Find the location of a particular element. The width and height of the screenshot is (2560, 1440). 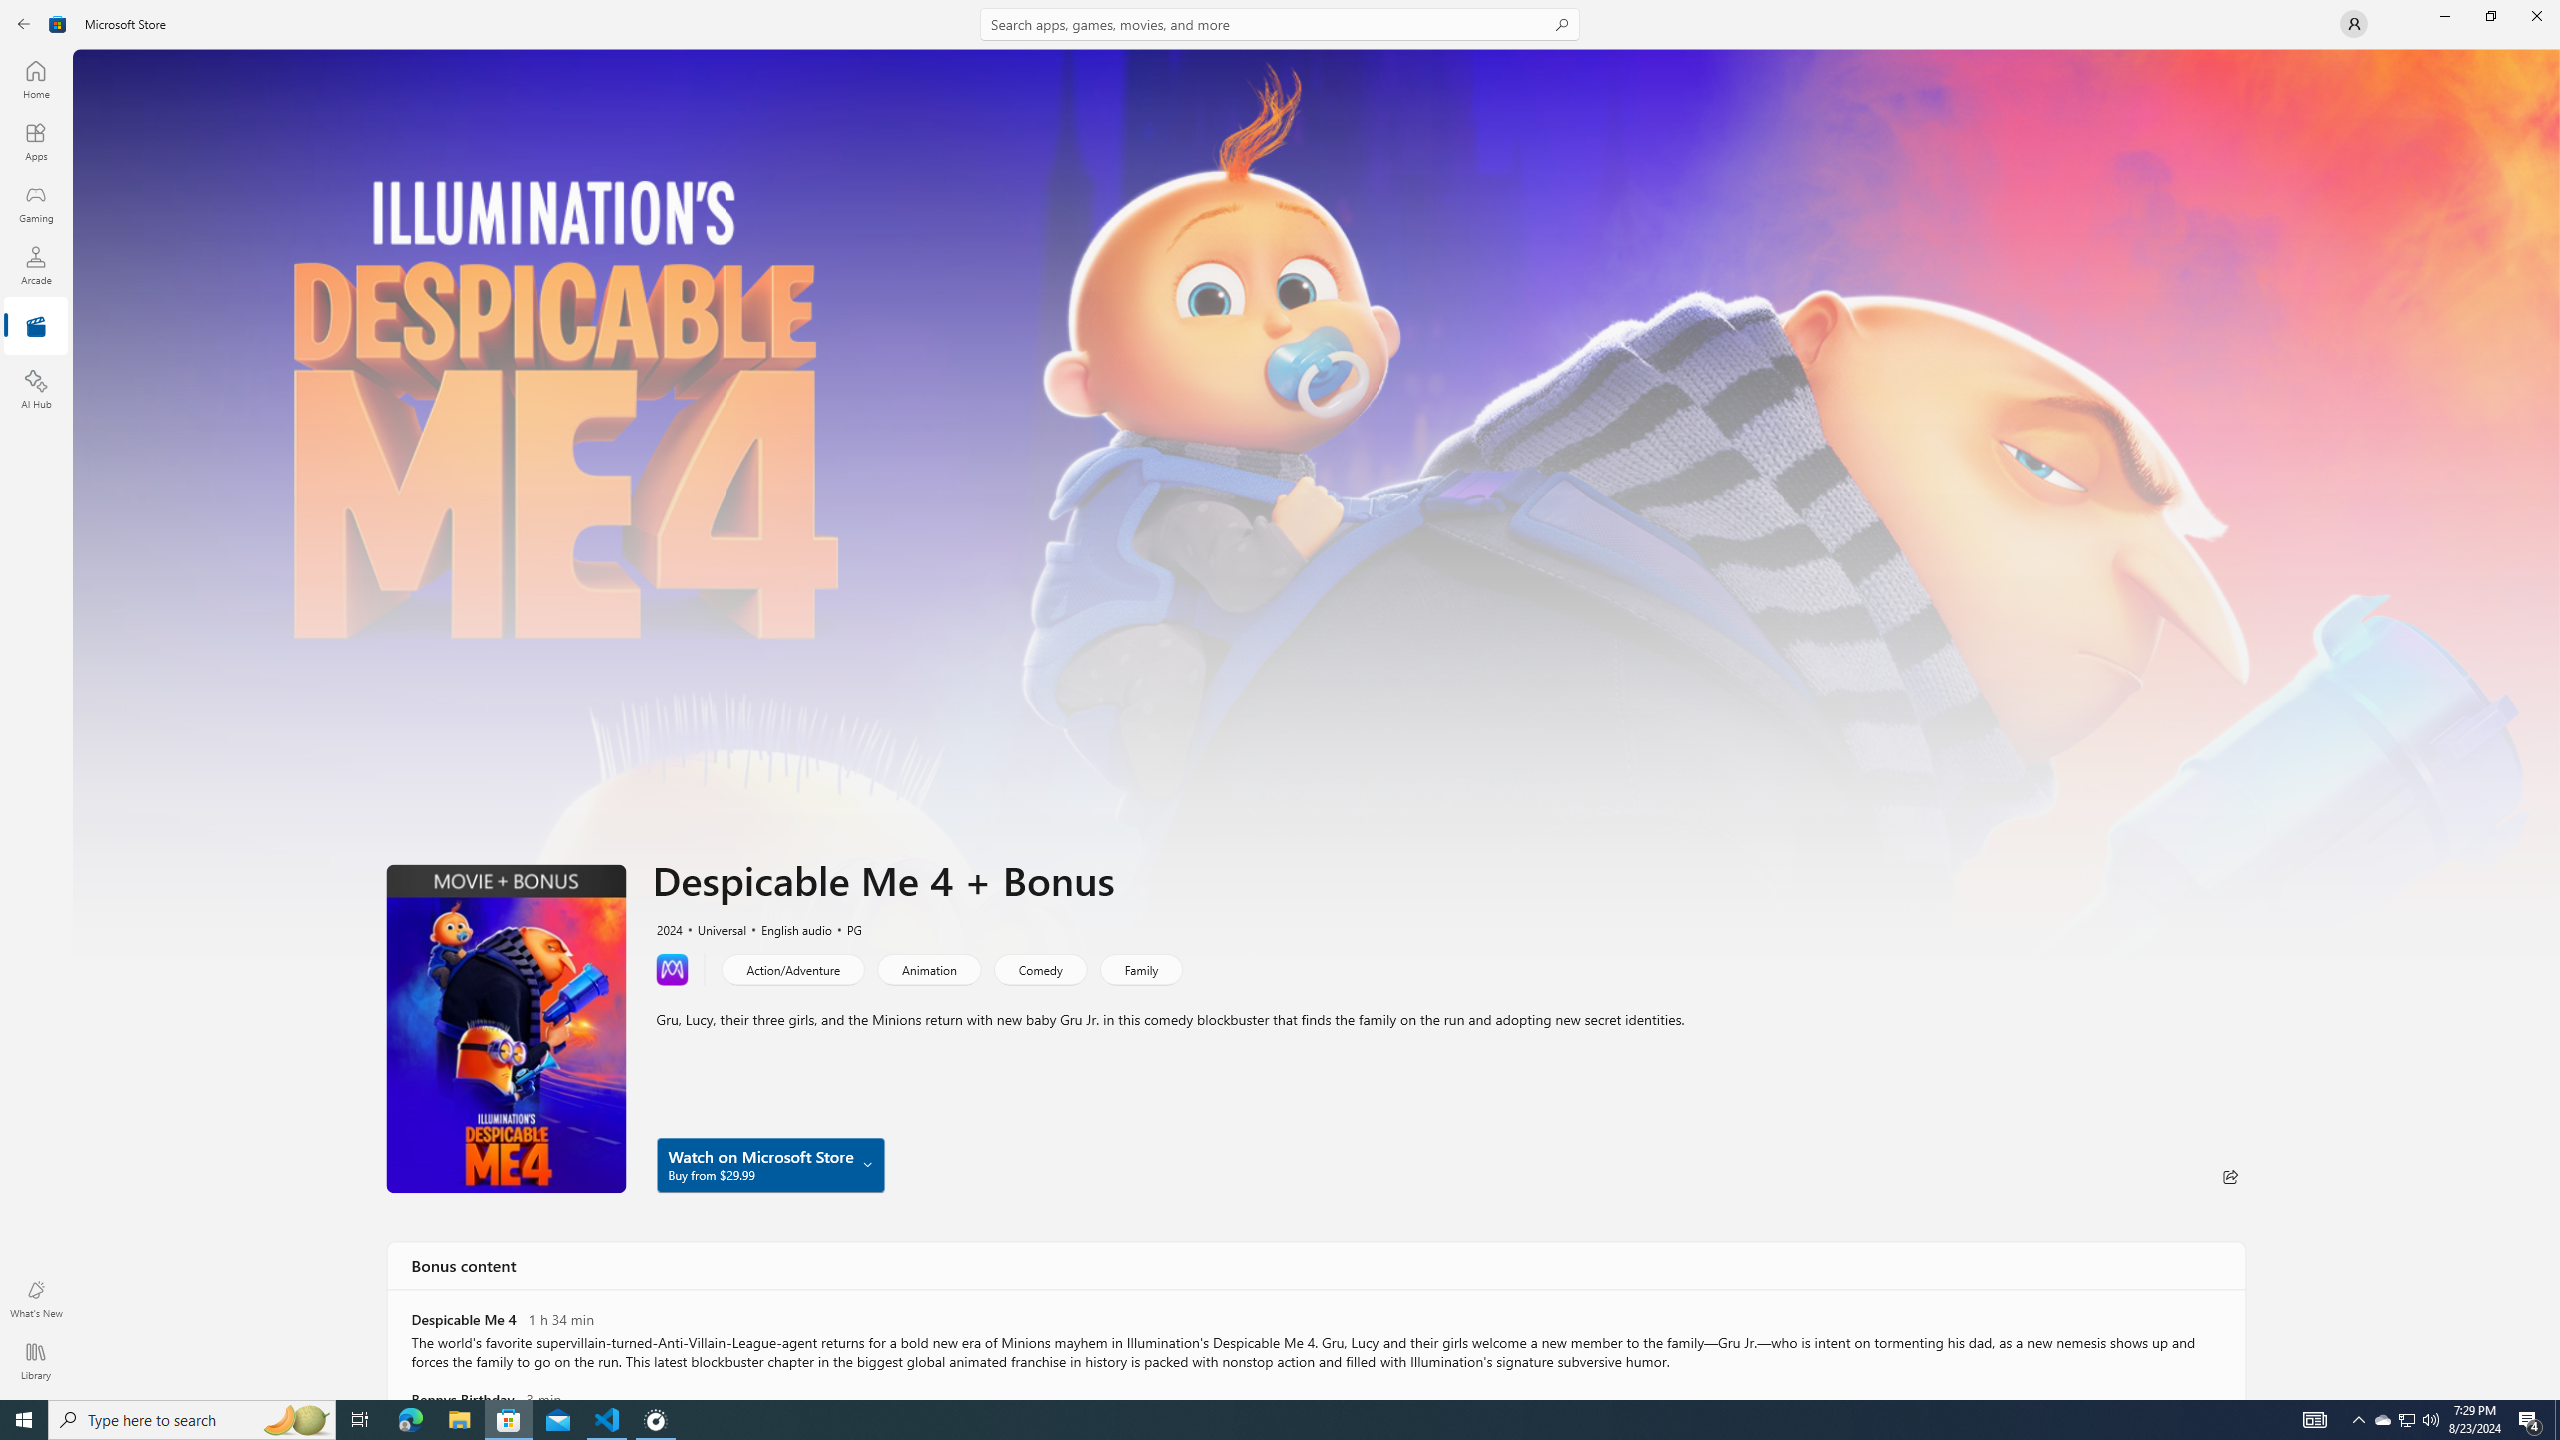

'Search' is located at coordinates (1280, 23).